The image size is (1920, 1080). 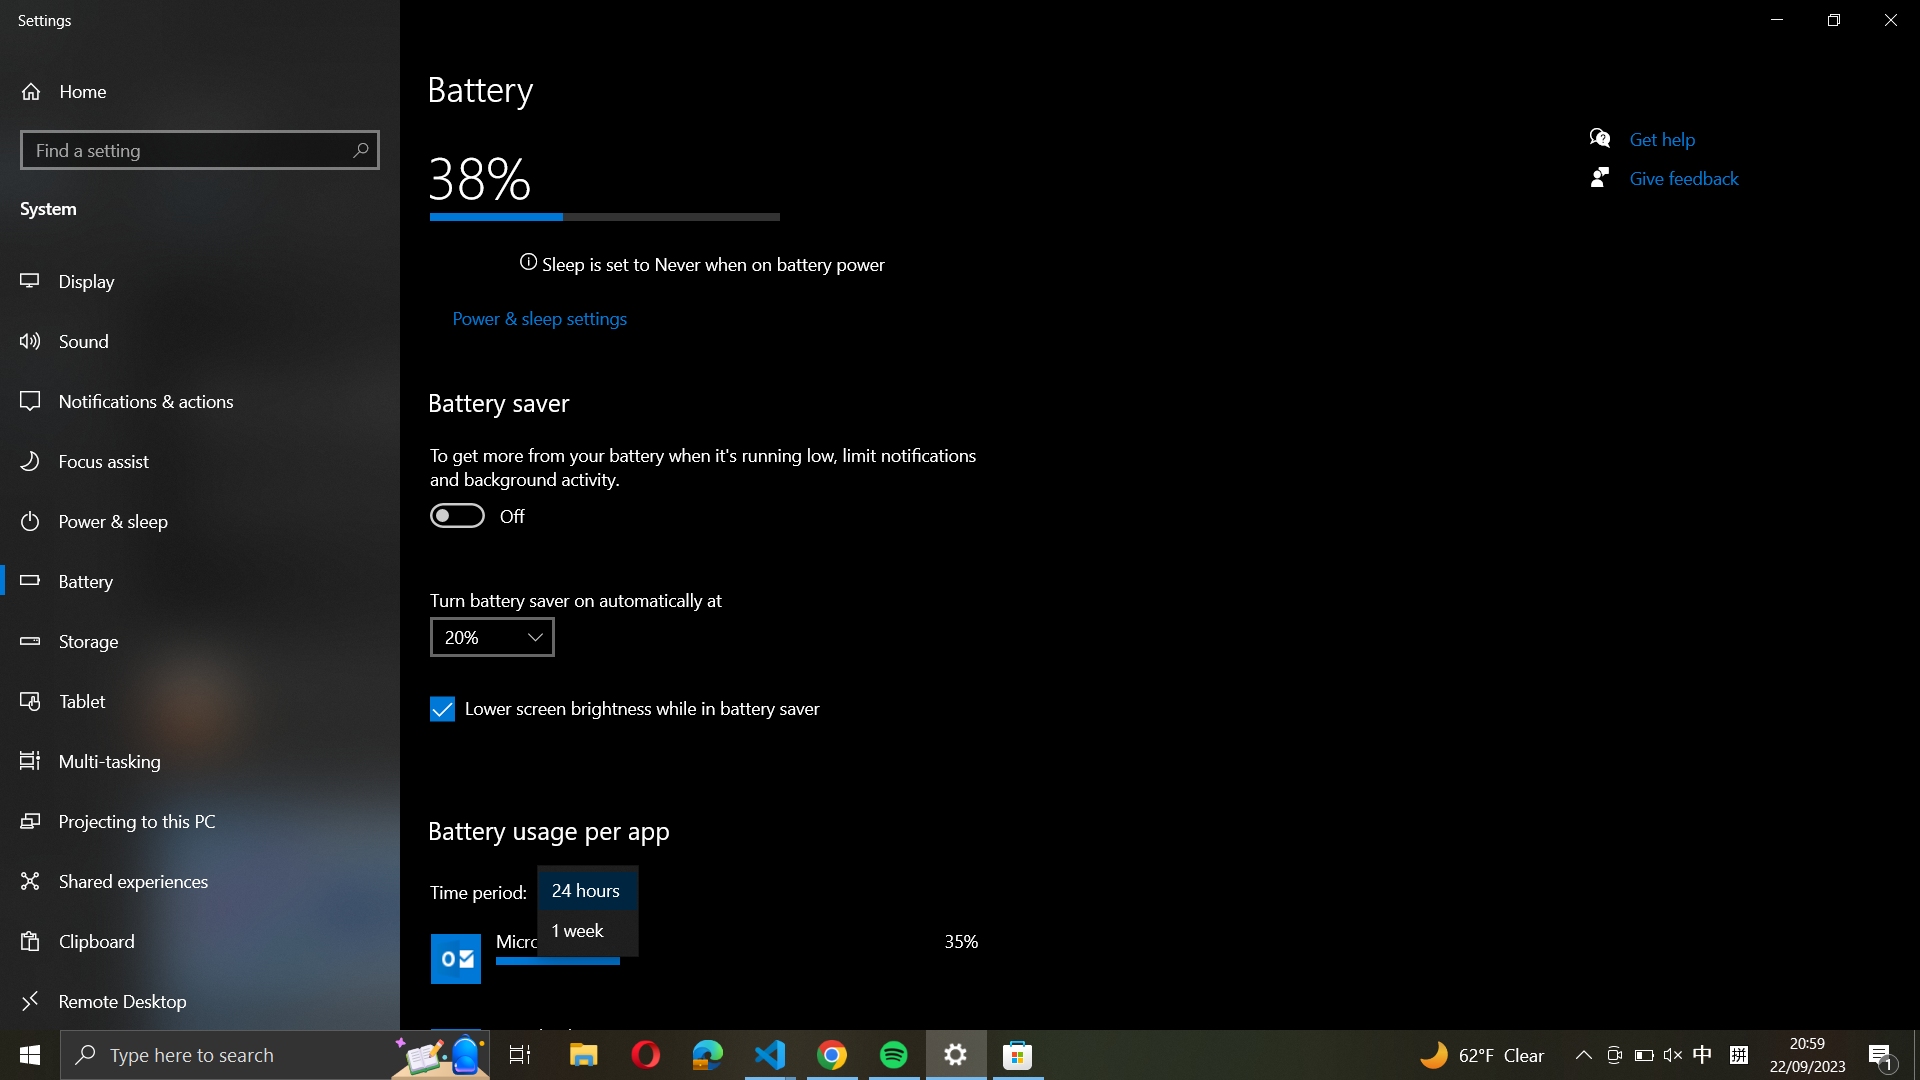 What do you see at coordinates (202, 644) in the screenshot?
I see `the Storage settings by clicking on the left side menu` at bounding box center [202, 644].